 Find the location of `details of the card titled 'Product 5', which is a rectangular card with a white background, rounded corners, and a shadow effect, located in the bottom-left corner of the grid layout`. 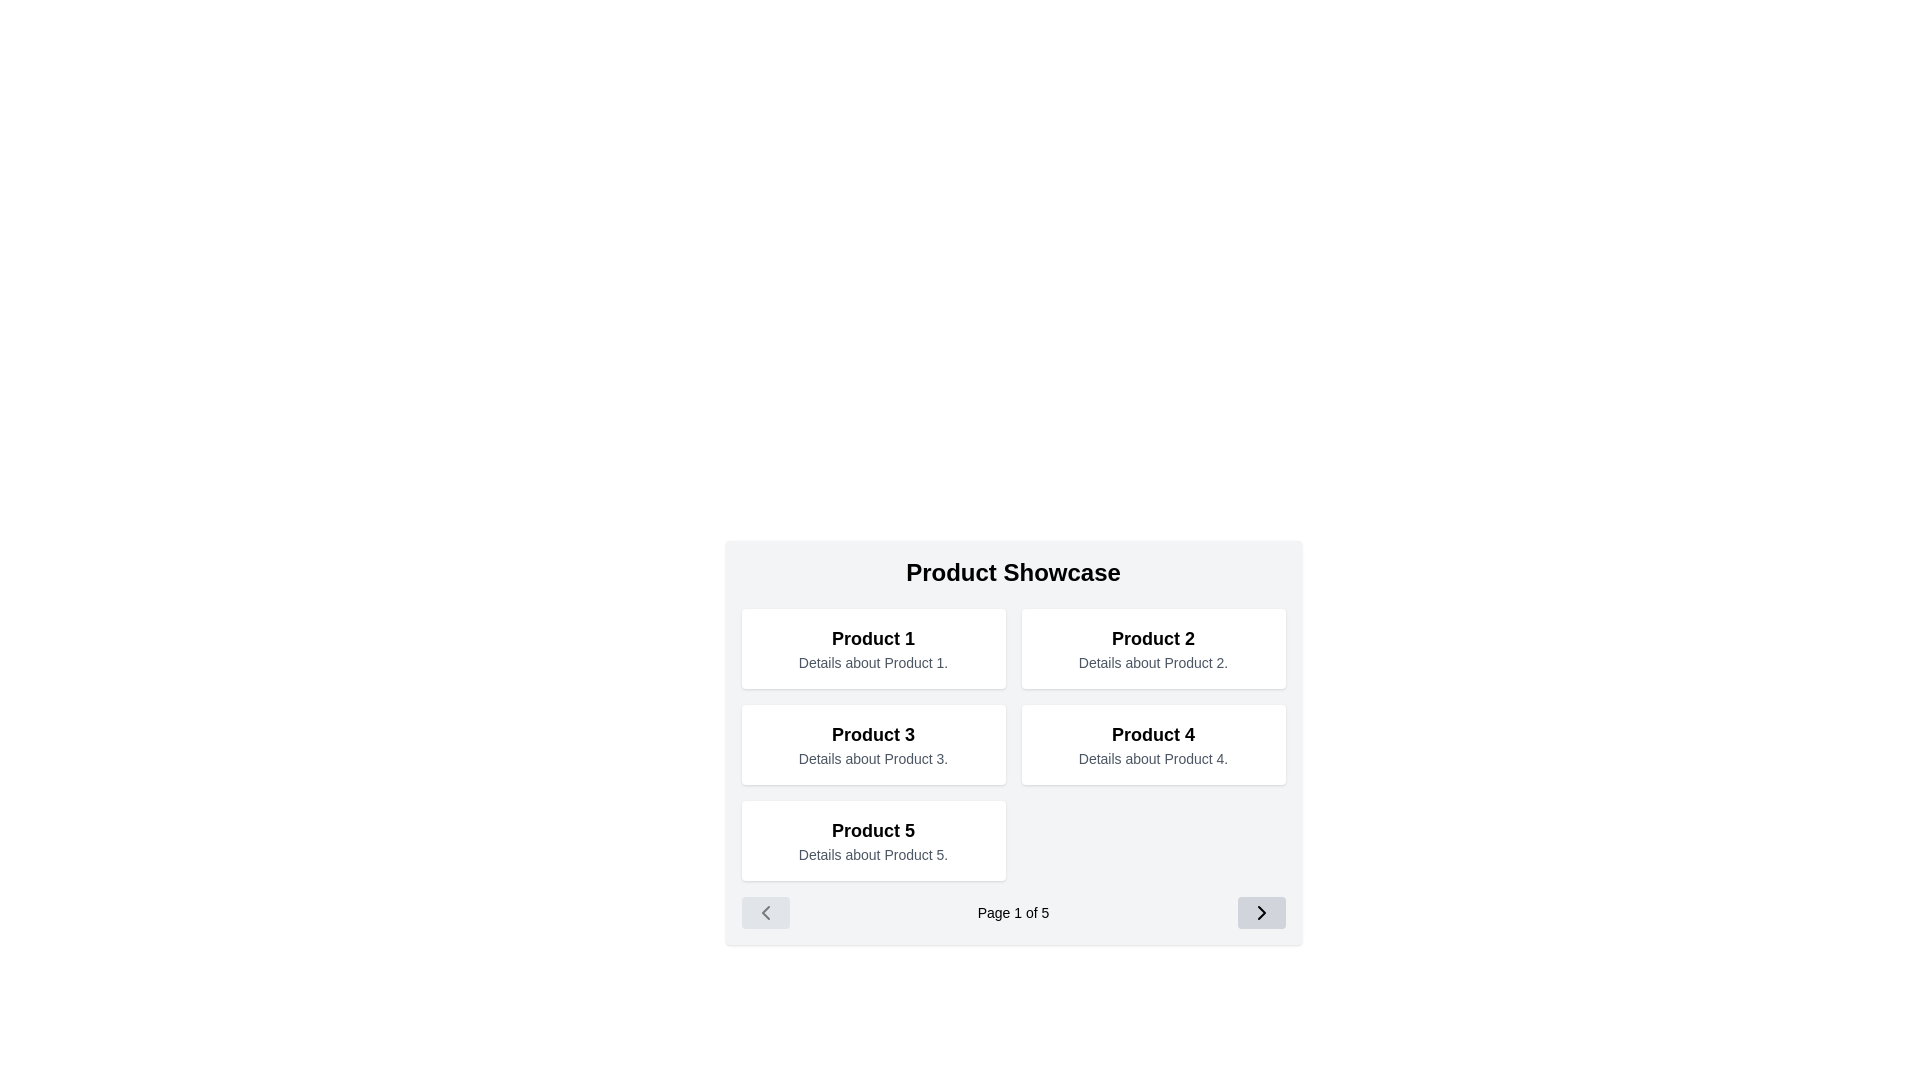

details of the card titled 'Product 5', which is a rectangular card with a white background, rounded corners, and a shadow effect, located in the bottom-left corner of the grid layout is located at coordinates (873, 840).